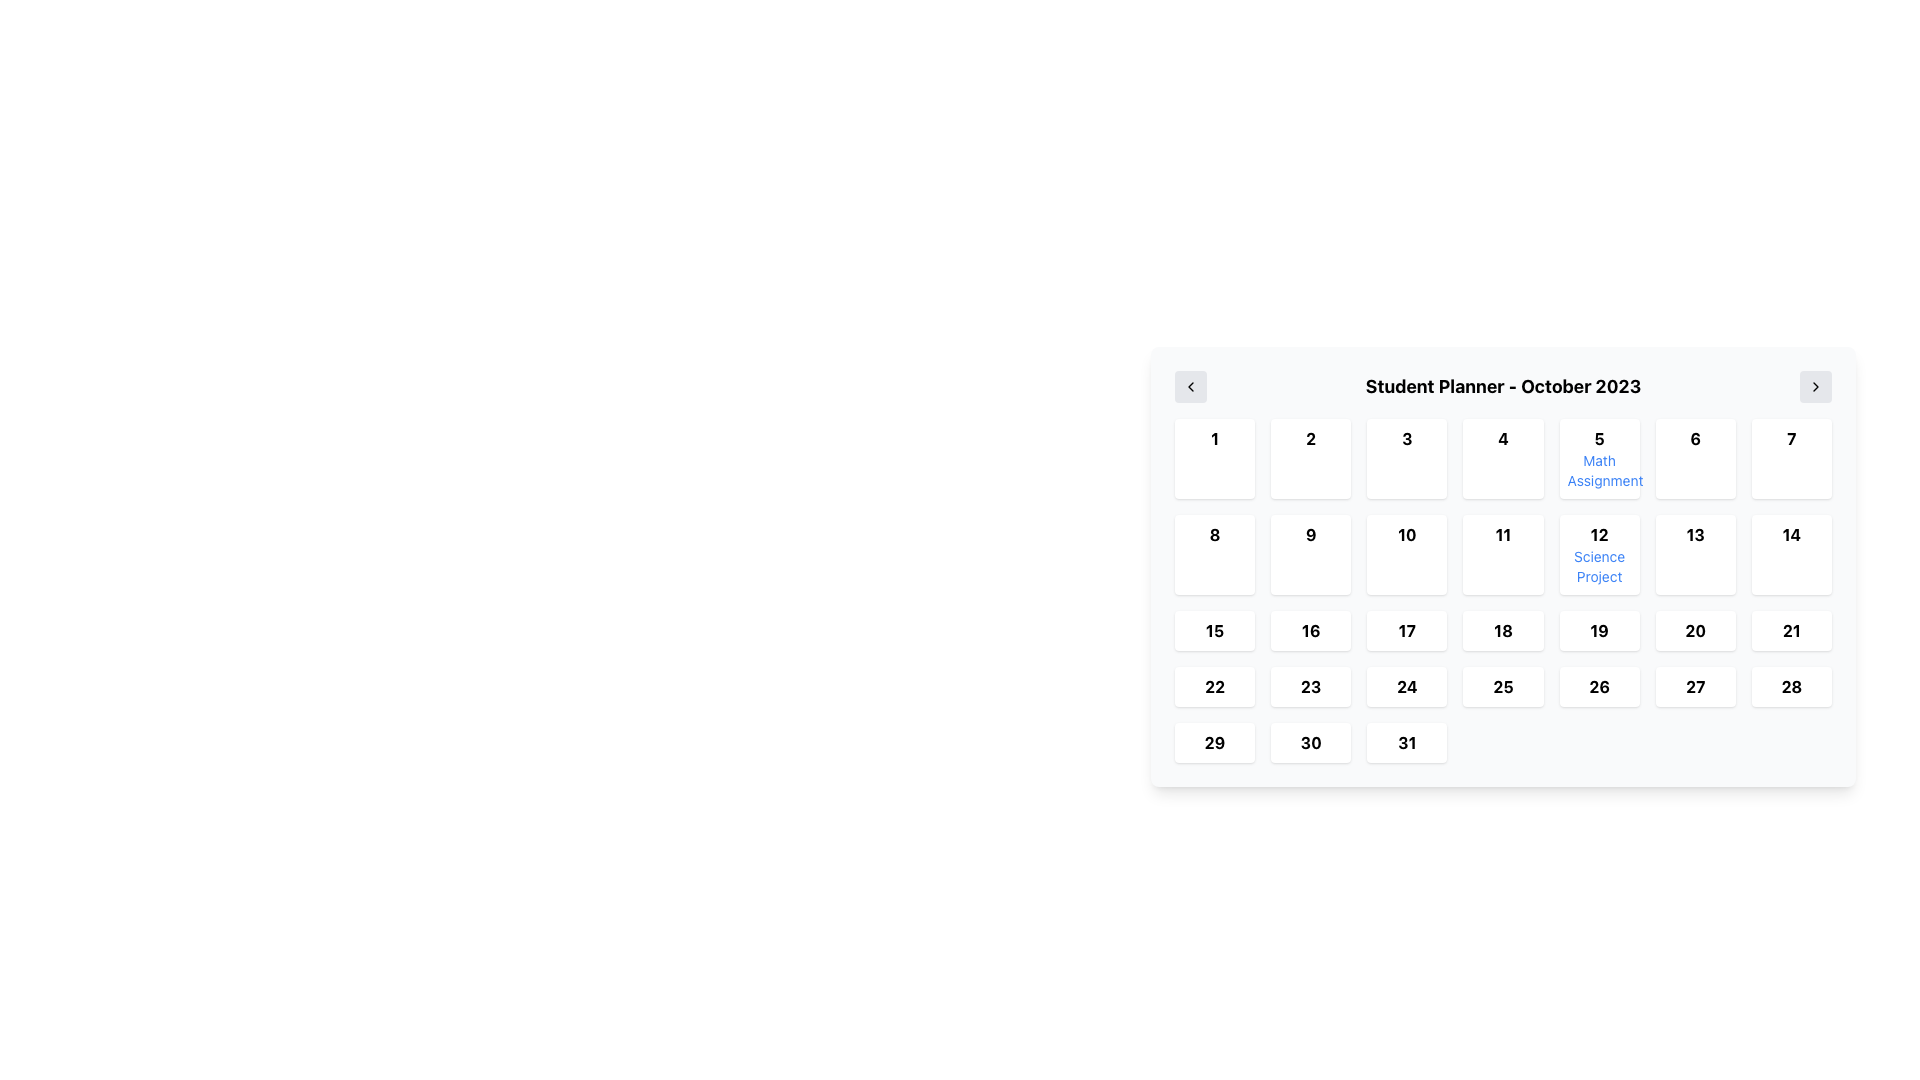 This screenshot has height=1080, width=1920. Describe the element at coordinates (1791, 631) in the screenshot. I see `the calendar grid cell representing the 21st day of the month, located in the fourth row and seventh column of the calendar layout` at that location.